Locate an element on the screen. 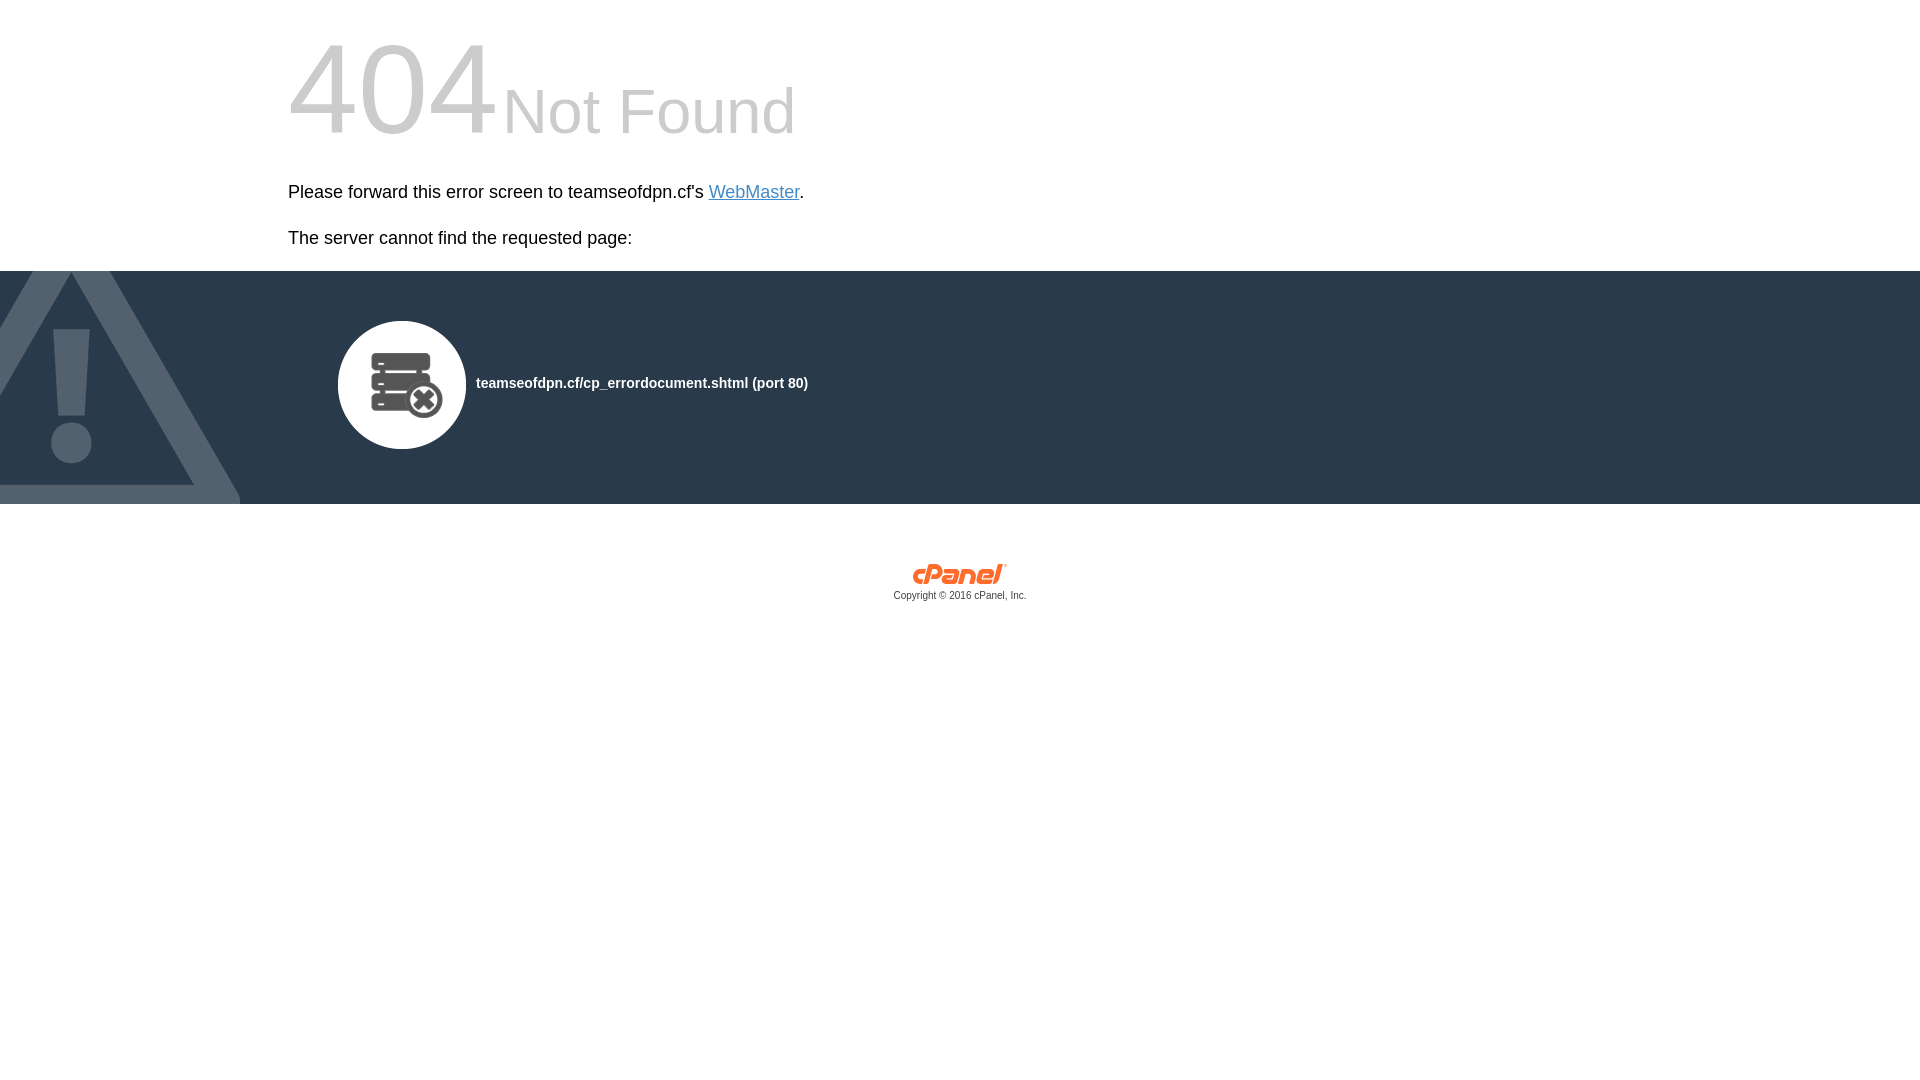  'WebMaster' is located at coordinates (753, 192).